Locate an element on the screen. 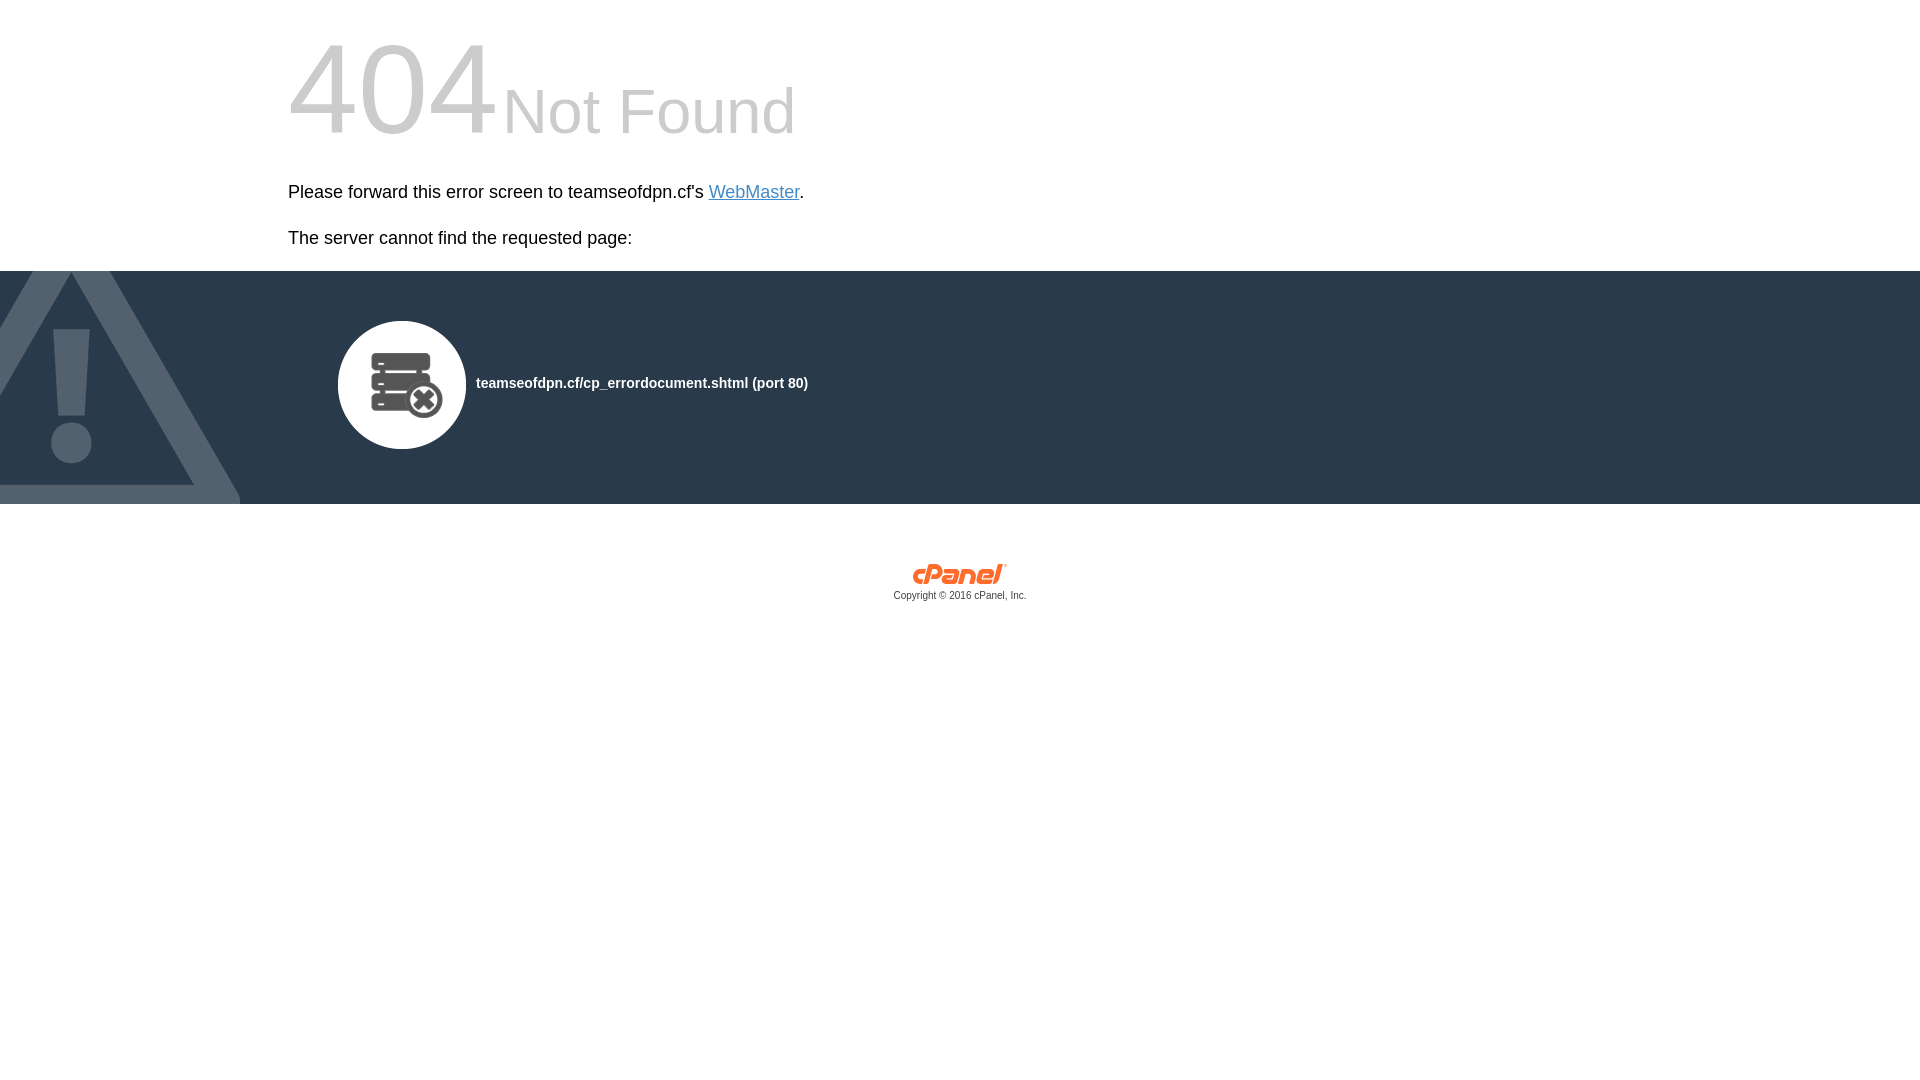  'WebMaster' is located at coordinates (753, 192).